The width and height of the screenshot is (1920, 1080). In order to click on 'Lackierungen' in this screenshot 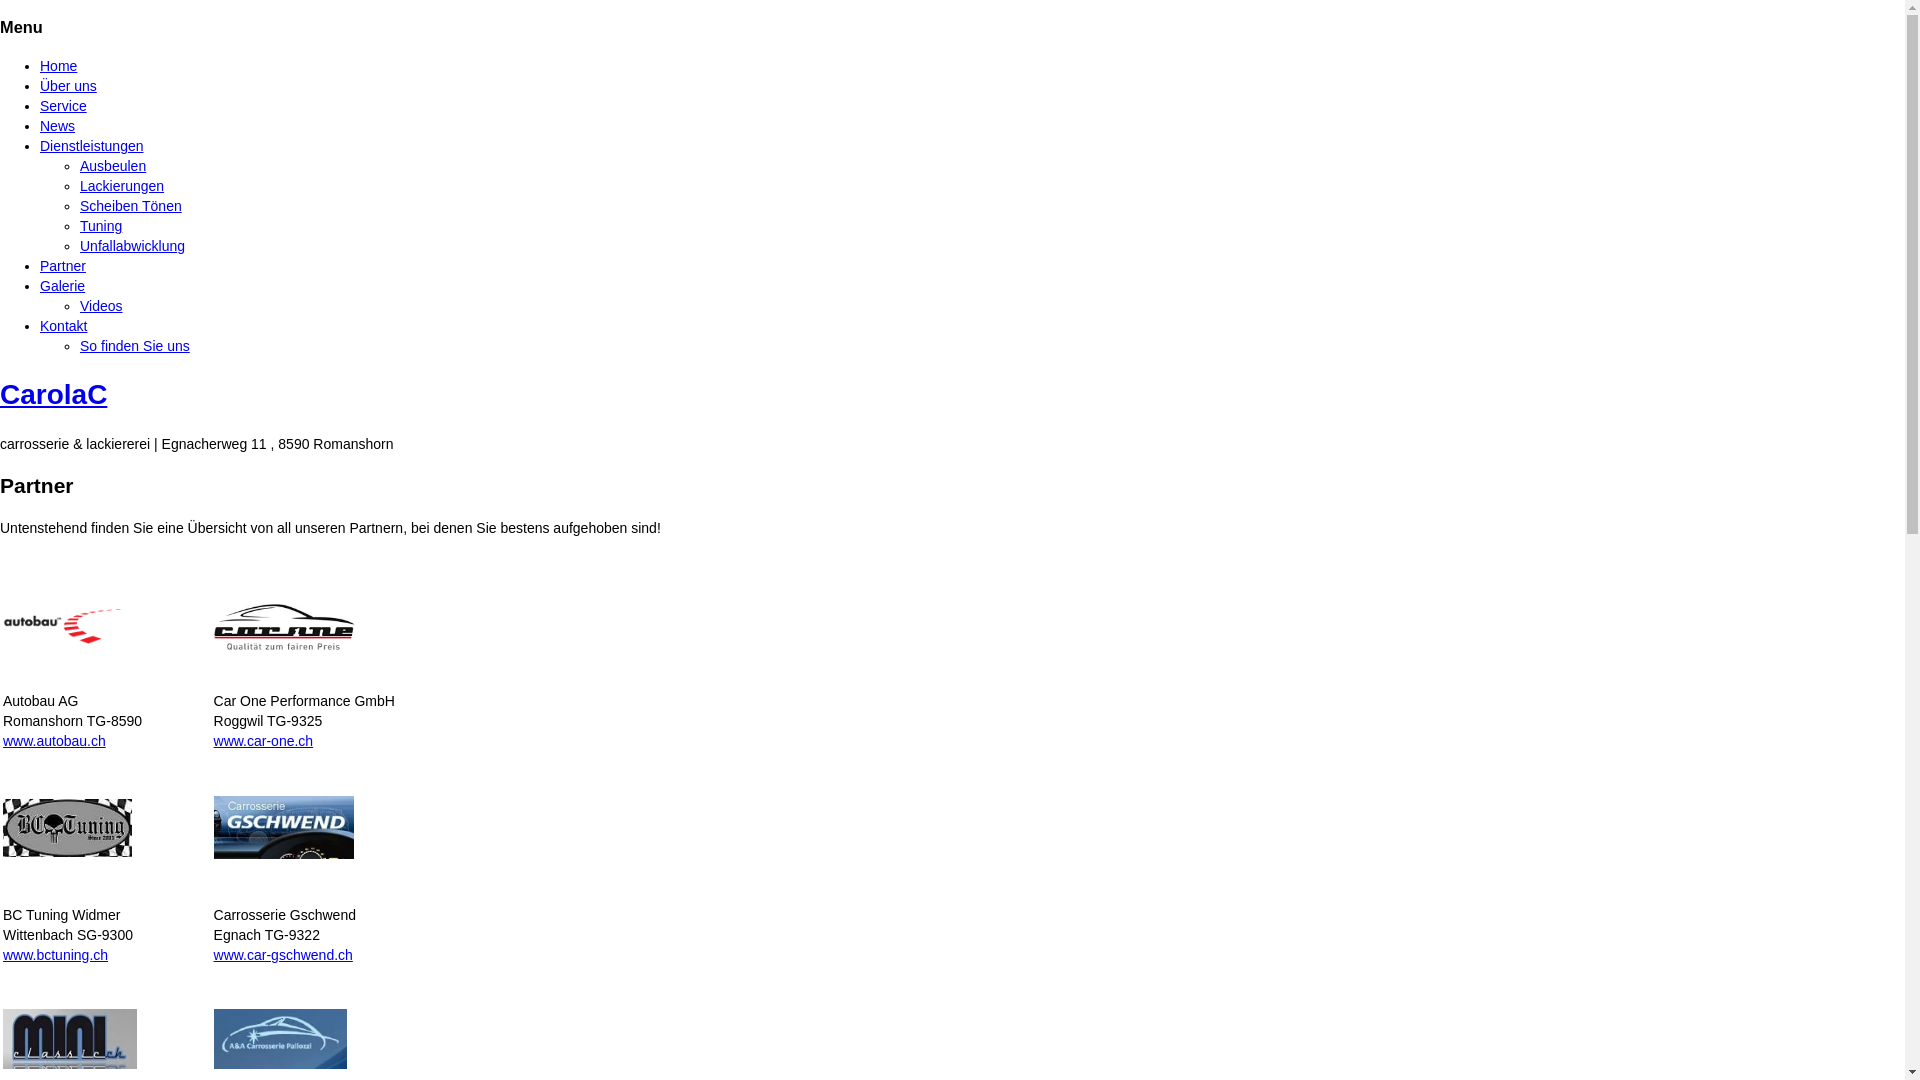, I will do `click(80, 185)`.